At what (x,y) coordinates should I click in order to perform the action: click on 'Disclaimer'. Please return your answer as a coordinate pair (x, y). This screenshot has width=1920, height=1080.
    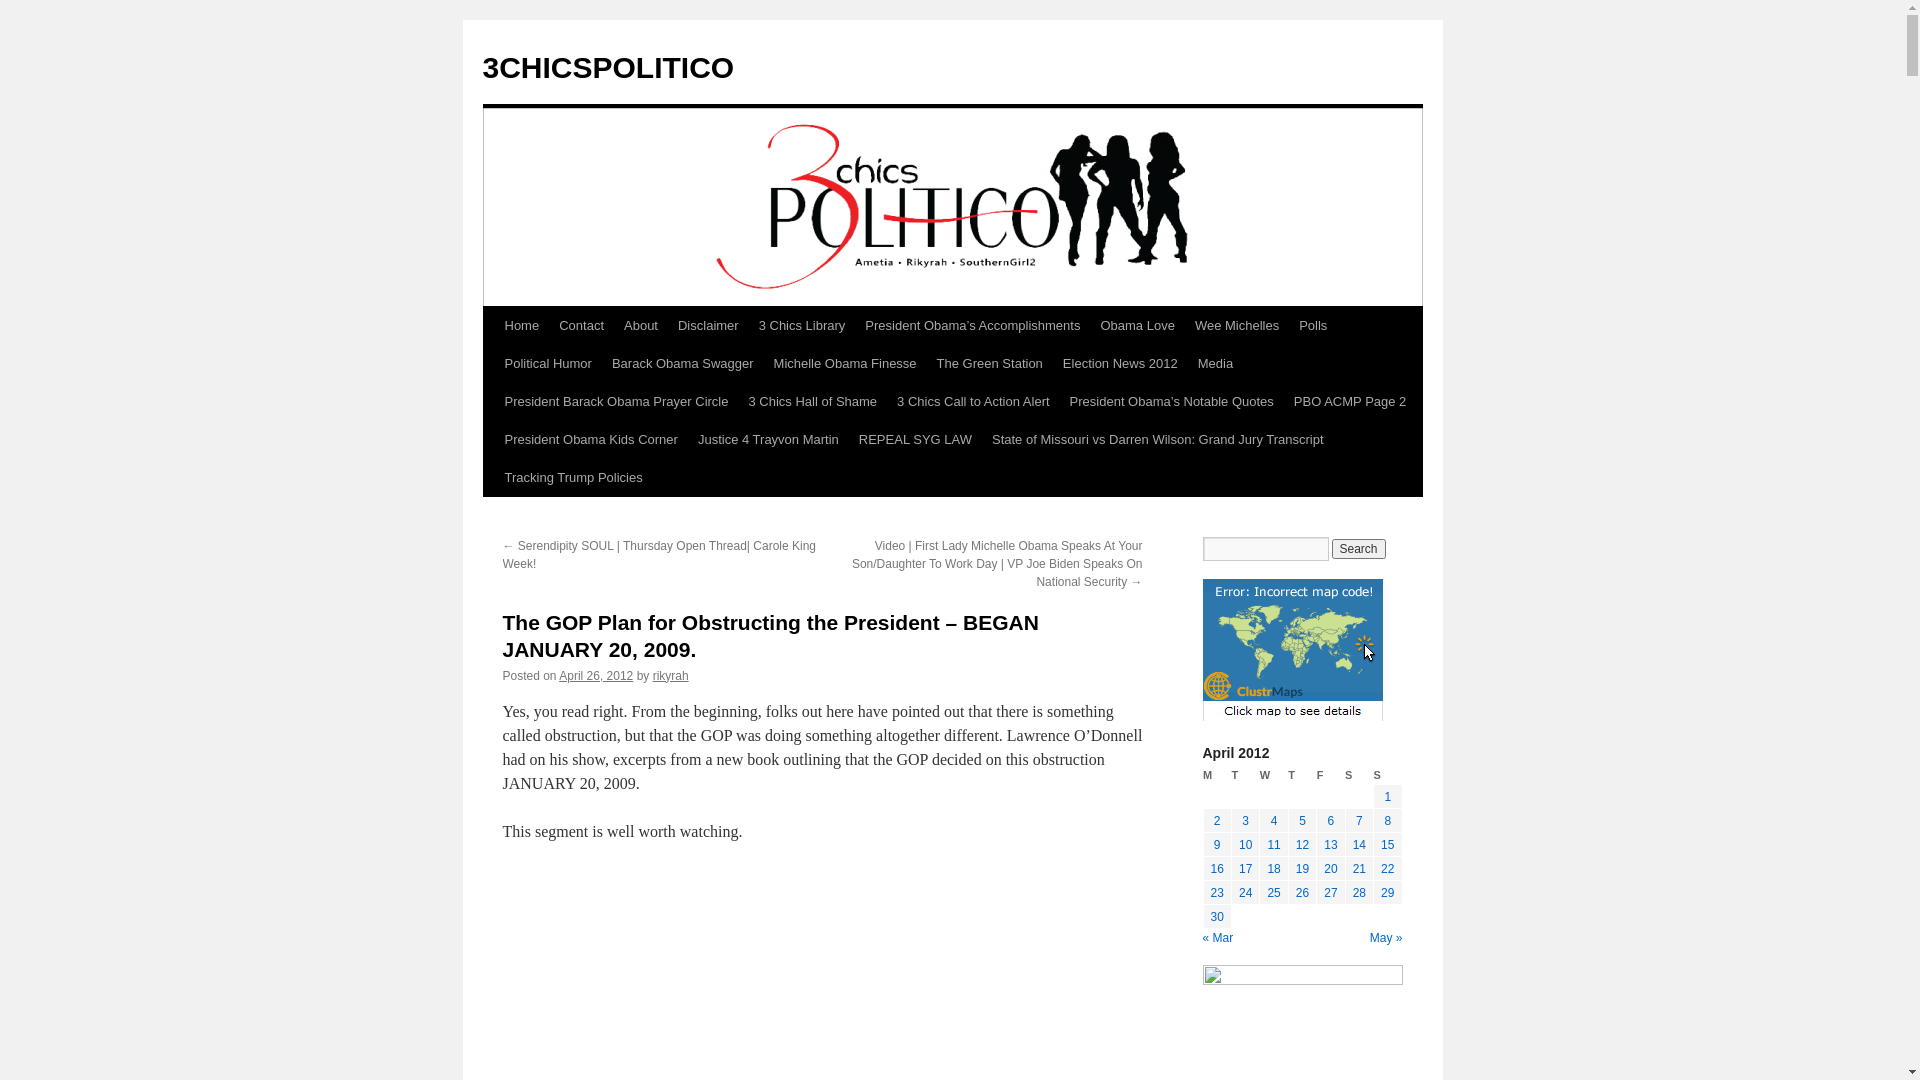
    Looking at the image, I should click on (708, 325).